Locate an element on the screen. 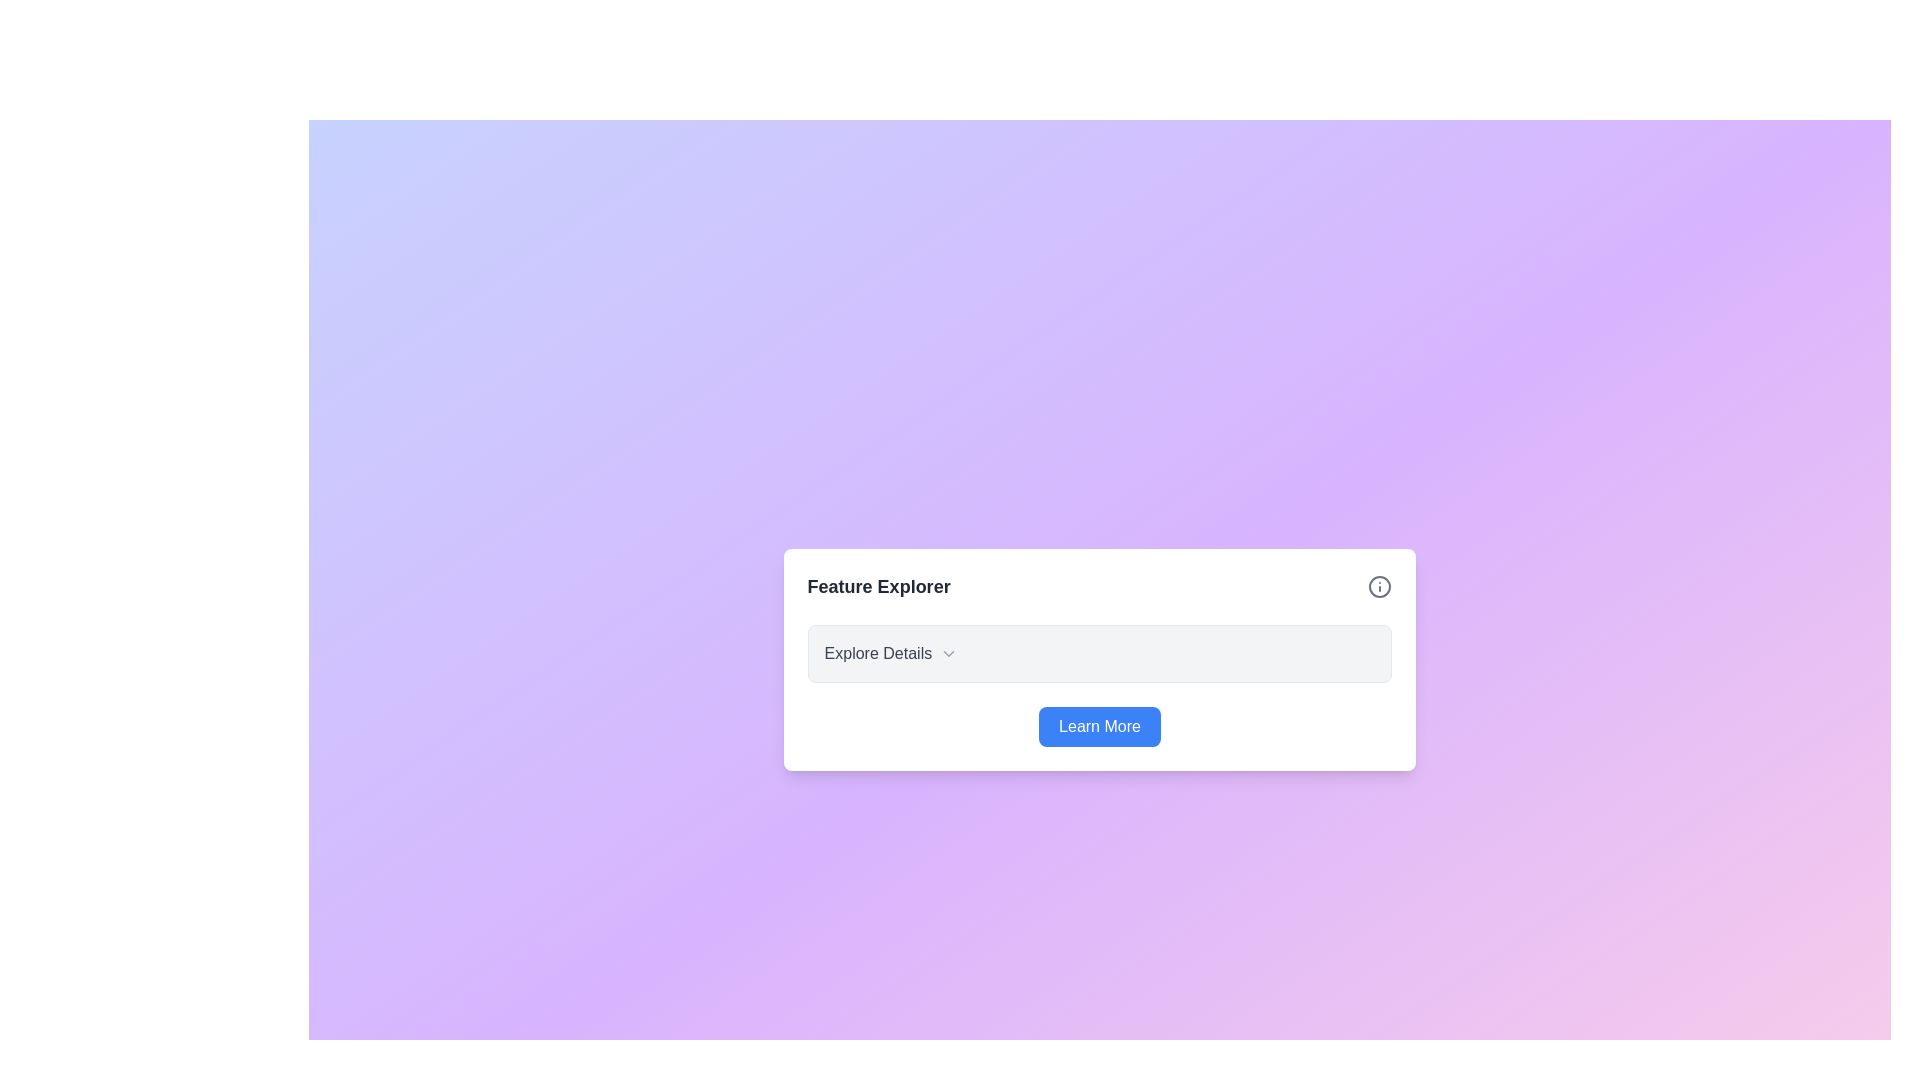 The height and width of the screenshot is (1080, 1920). the blue rounded rectangular button labeled 'Learn More' located in the 'Feature Explorer' section is located at coordinates (1098, 726).